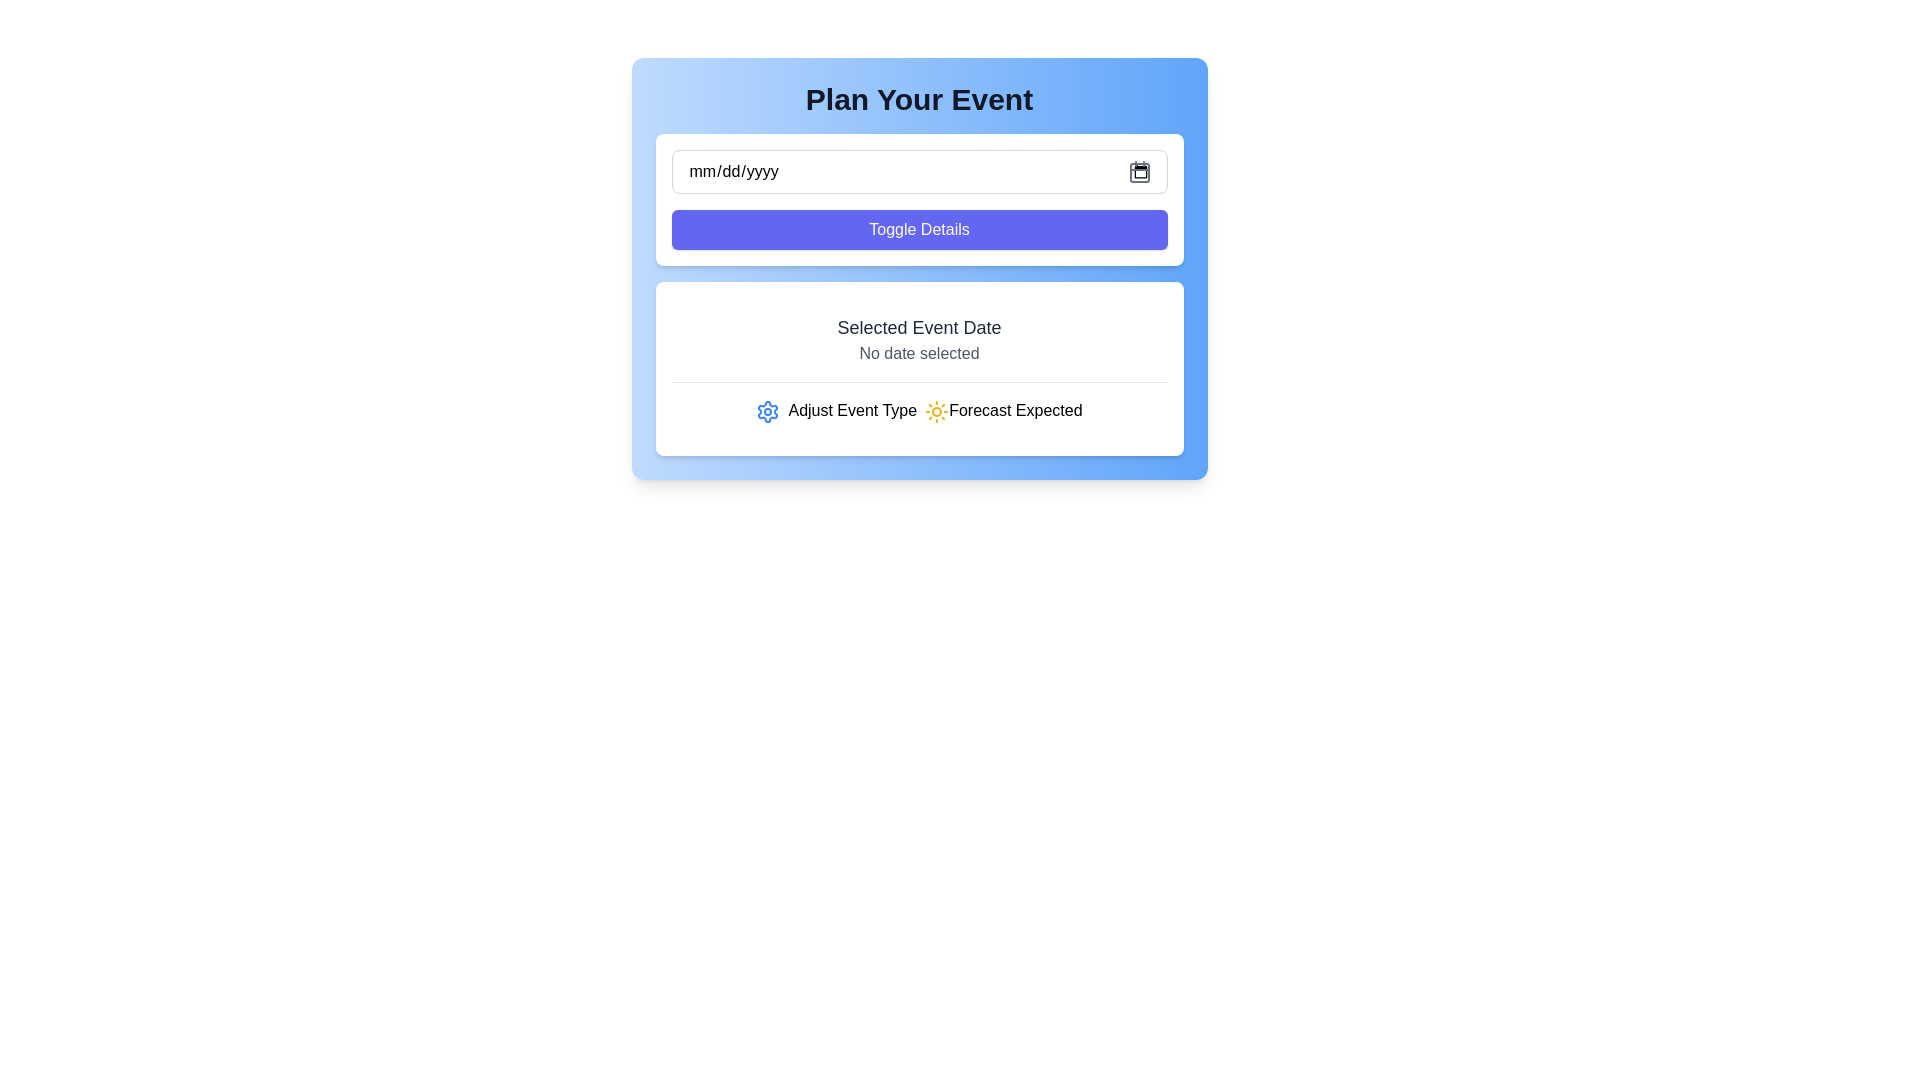 This screenshot has width=1920, height=1080. Describe the element at coordinates (935, 410) in the screenshot. I see `the third icon representing 'forecast' or 'sunny weather' within the 'Adjust Event Type Forecast Expected' section, located to the right of the blue gear icon` at that location.